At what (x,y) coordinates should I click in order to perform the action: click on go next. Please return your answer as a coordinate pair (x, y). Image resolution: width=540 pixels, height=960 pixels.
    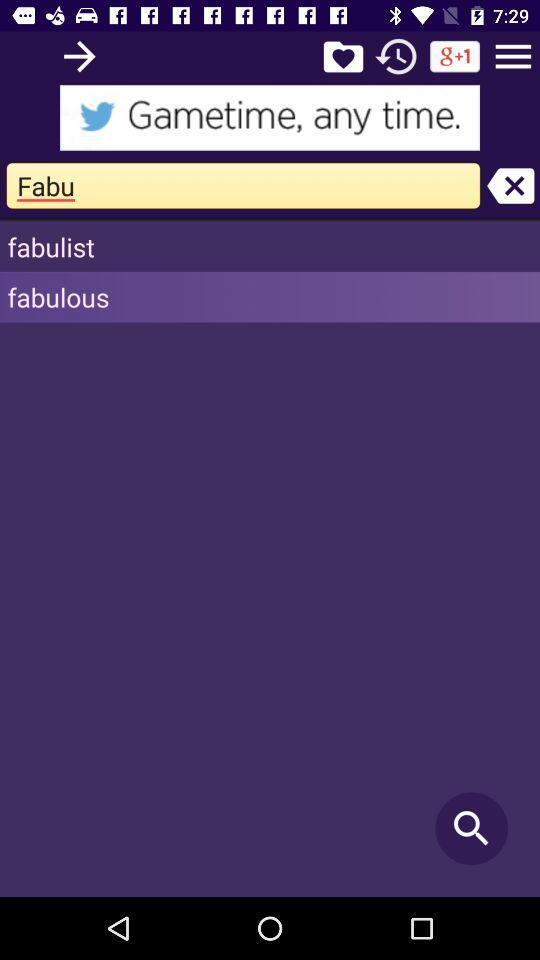
    Looking at the image, I should click on (78, 55).